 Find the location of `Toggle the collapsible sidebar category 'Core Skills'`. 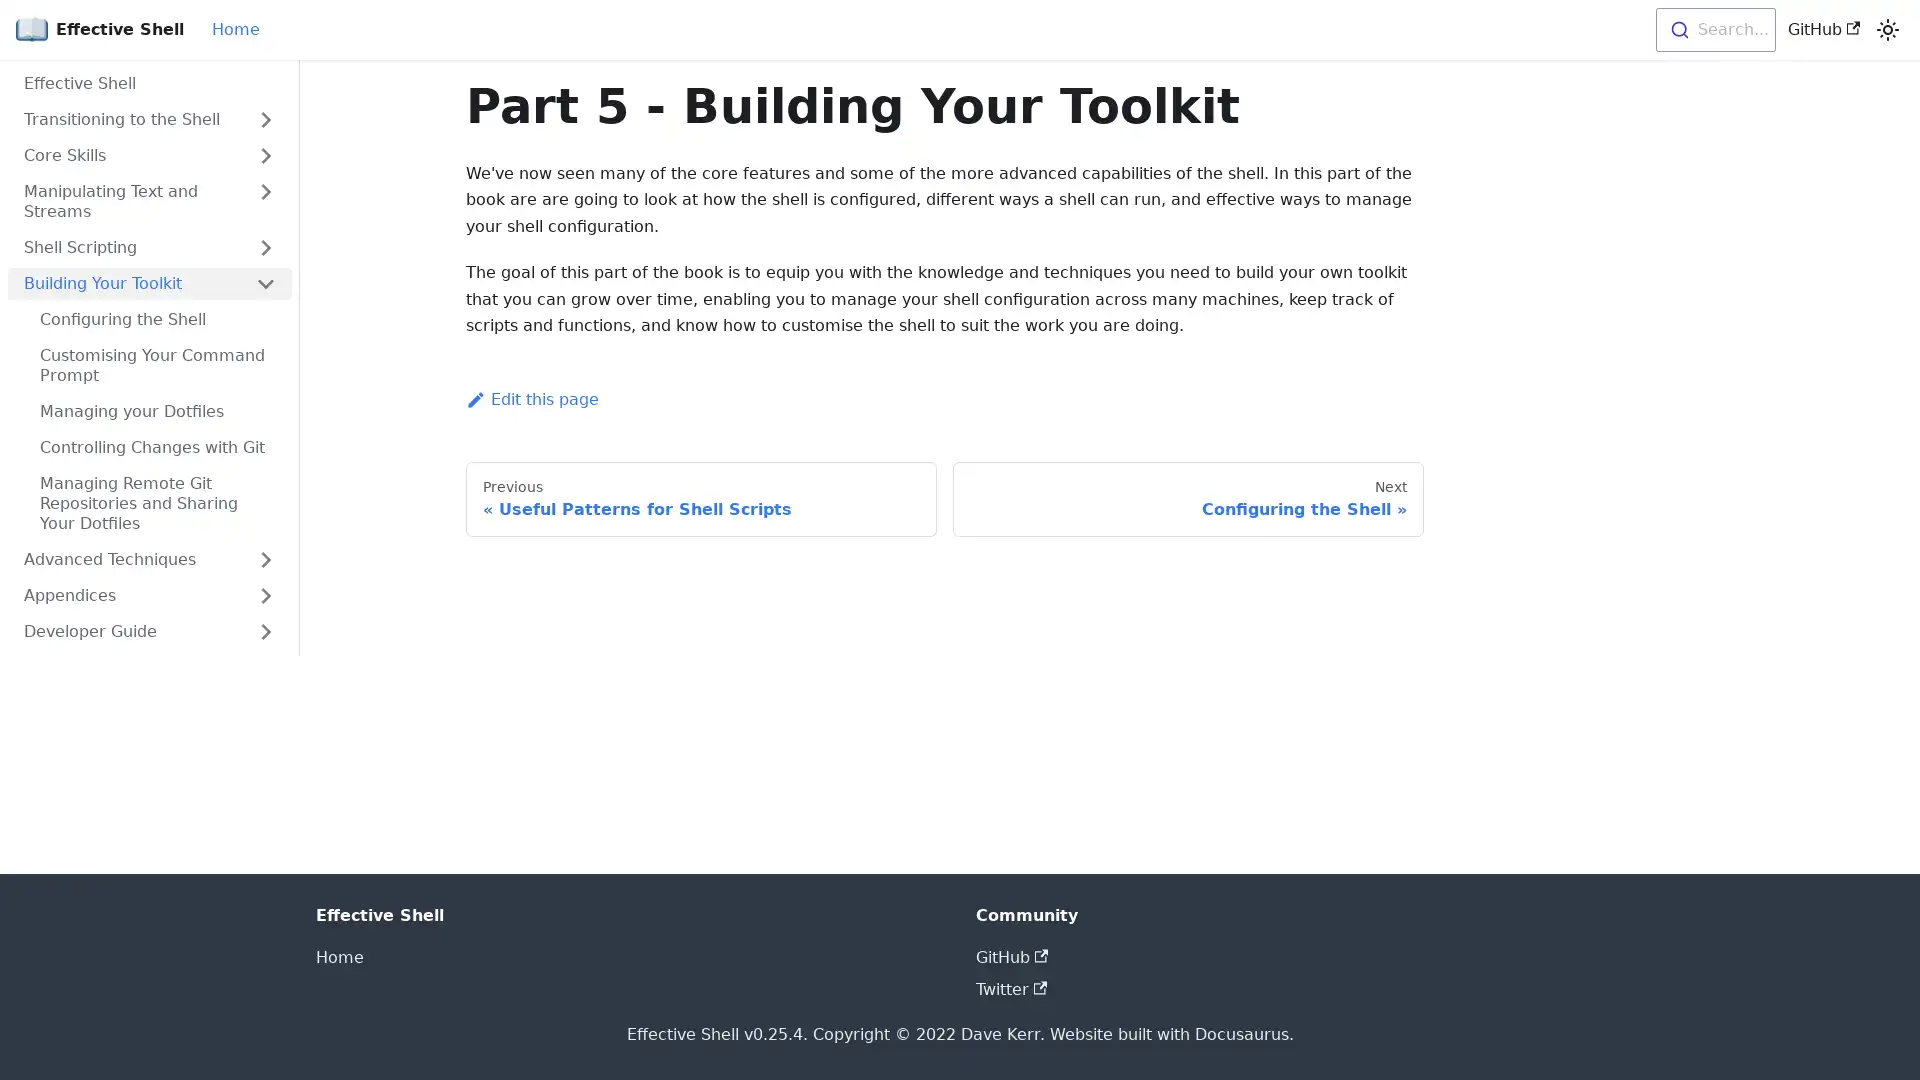

Toggle the collapsible sidebar category 'Core Skills' is located at coordinates (264, 154).